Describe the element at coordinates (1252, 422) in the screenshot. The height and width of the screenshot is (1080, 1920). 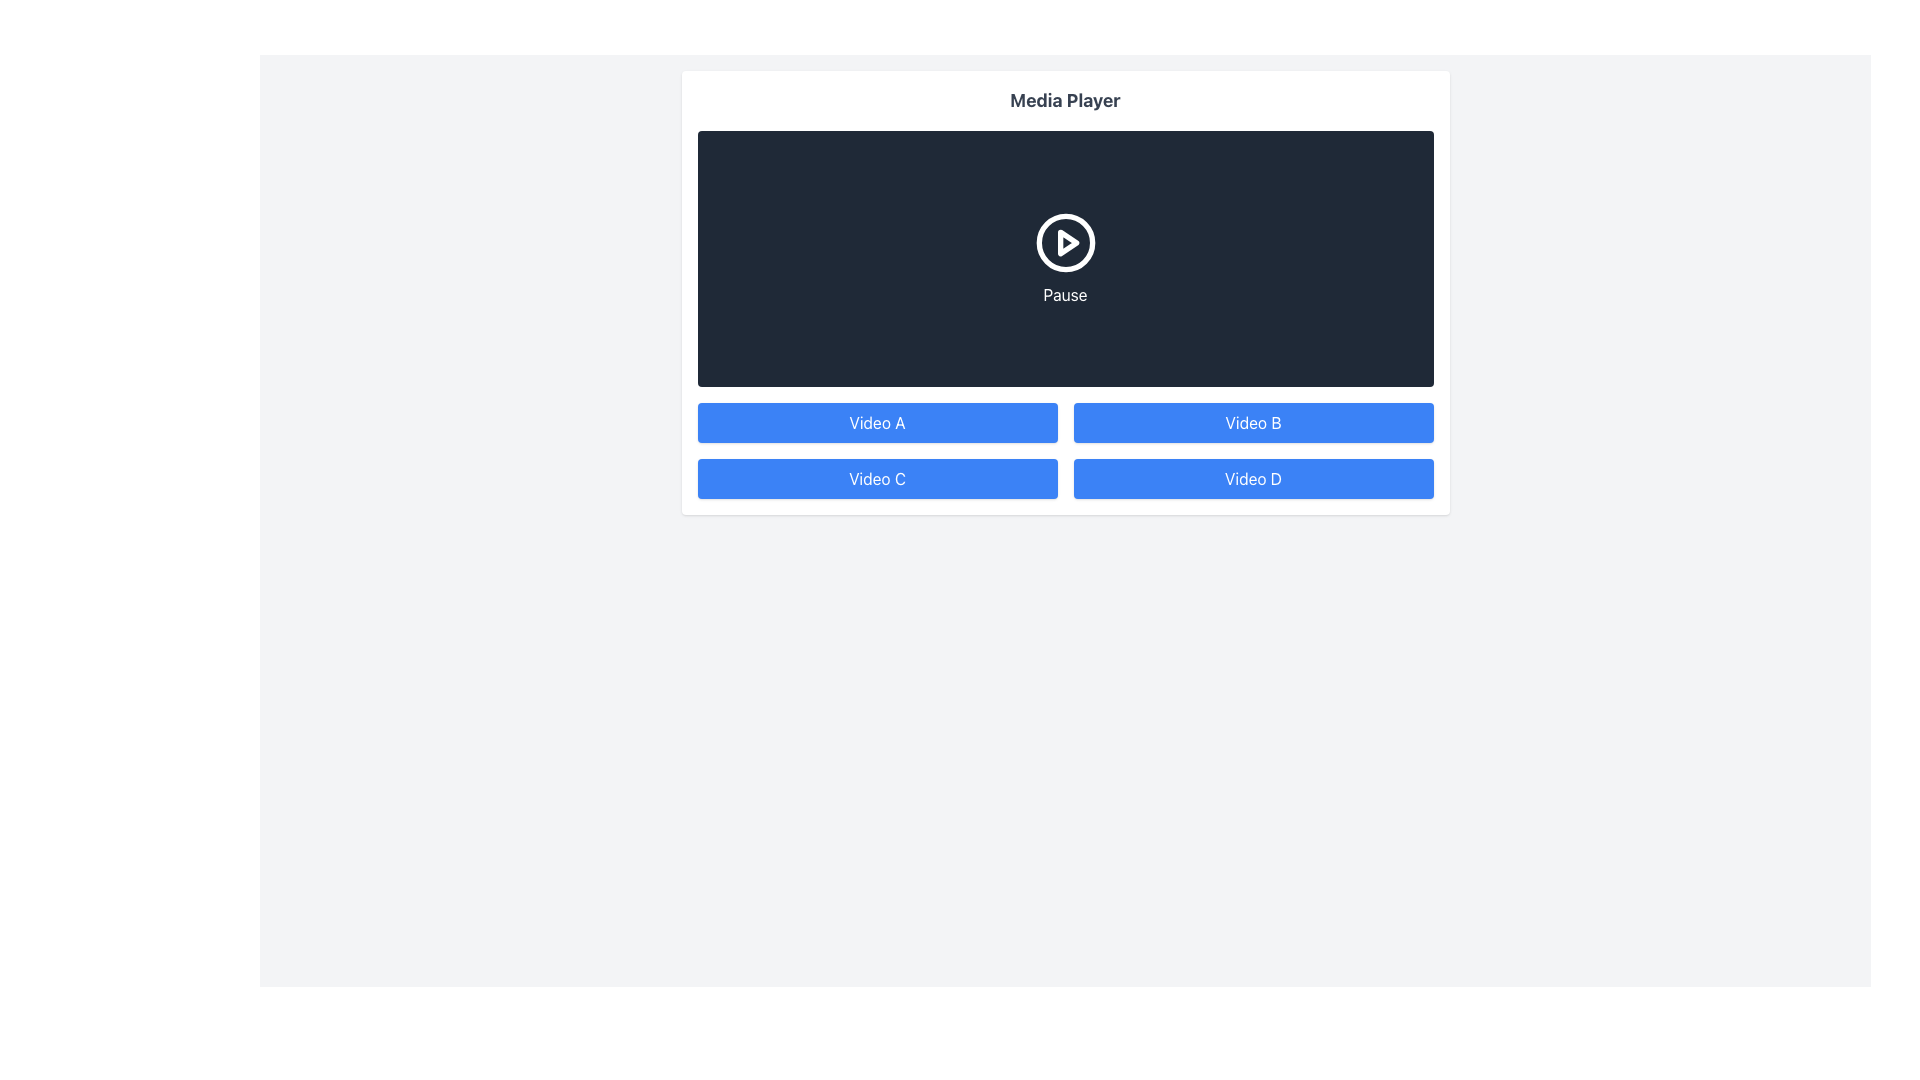
I see `the rectangular button labeled 'Video B' with a blue background` at that location.